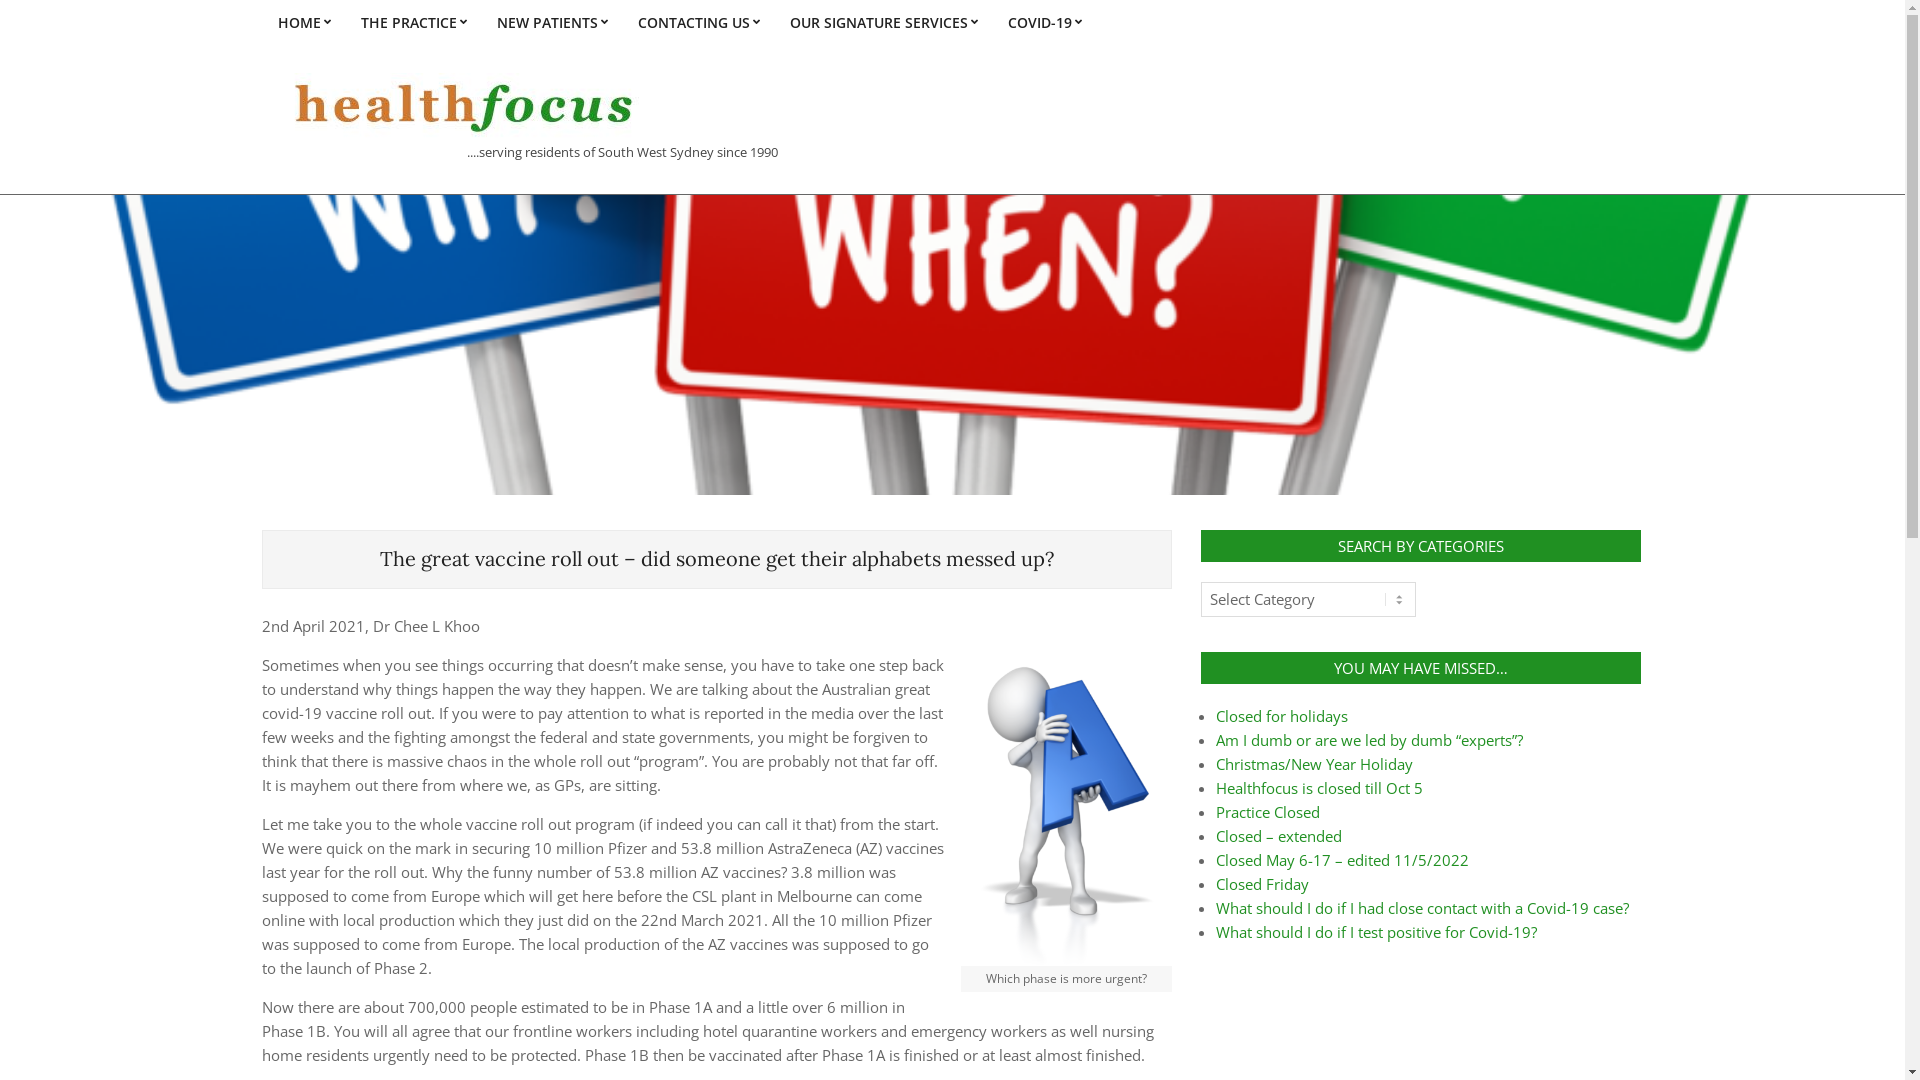 The height and width of the screenshot is (1080, 1920). Describe the element at coordinates (1281, 715) in the screenshot. I see `'Closed for holidays'` at that location.